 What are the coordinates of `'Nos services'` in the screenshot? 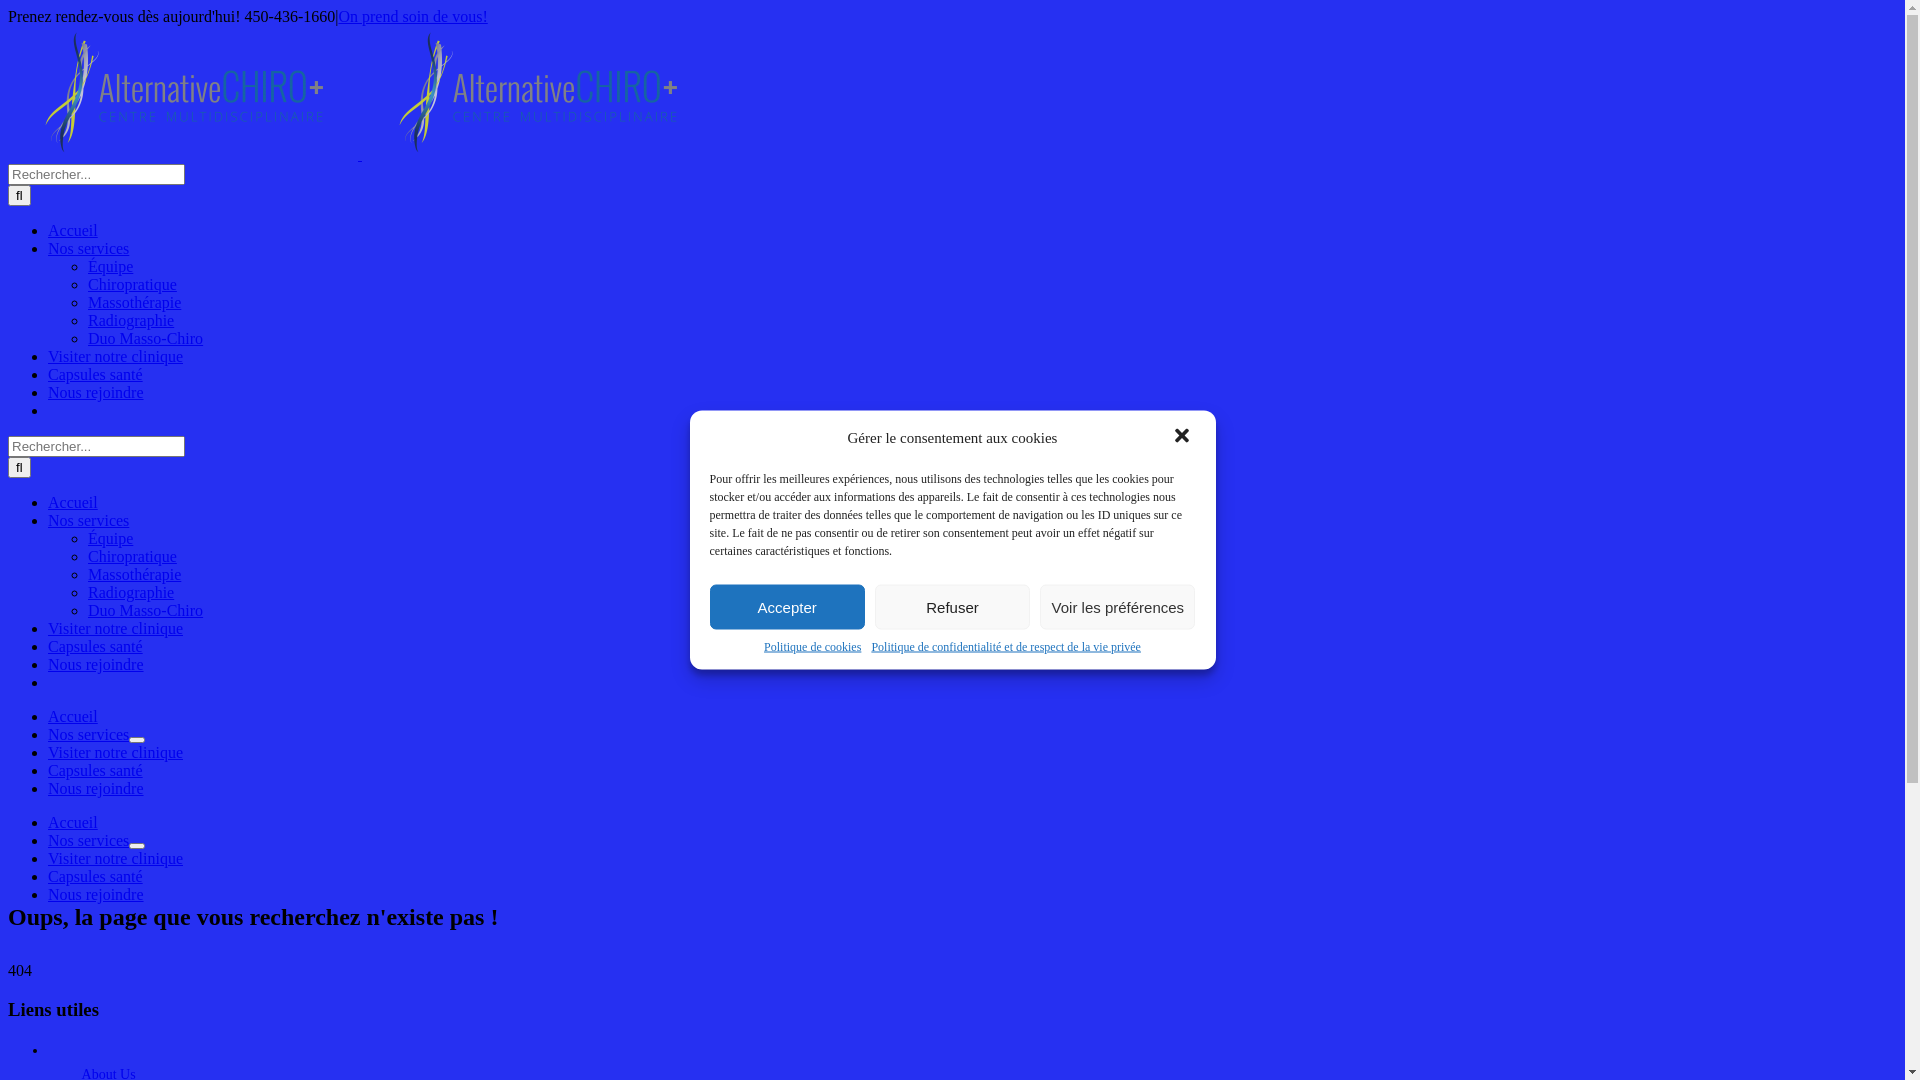 It's located at (87, 840).